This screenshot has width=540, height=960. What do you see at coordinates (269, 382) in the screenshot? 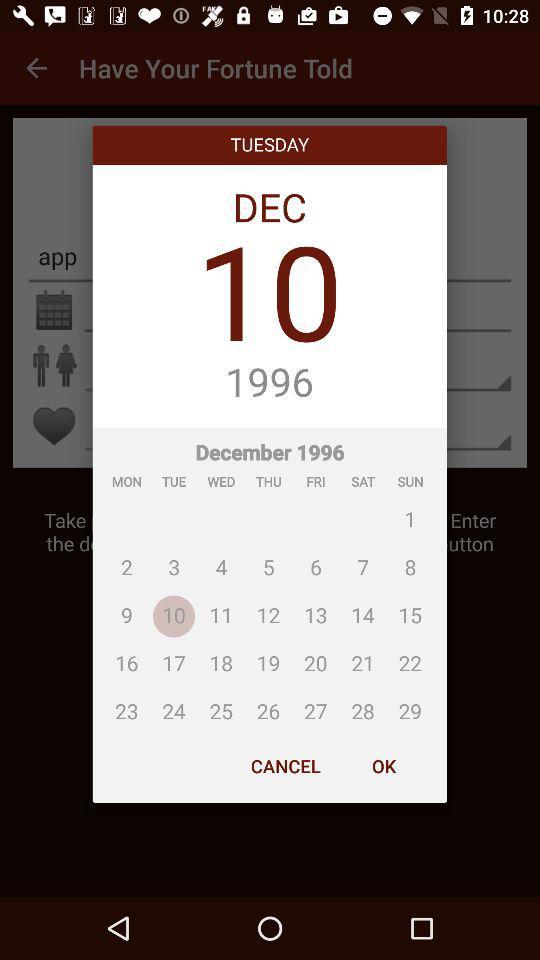
I see `the icon below 10 icon` at bounding box center [269, 382].